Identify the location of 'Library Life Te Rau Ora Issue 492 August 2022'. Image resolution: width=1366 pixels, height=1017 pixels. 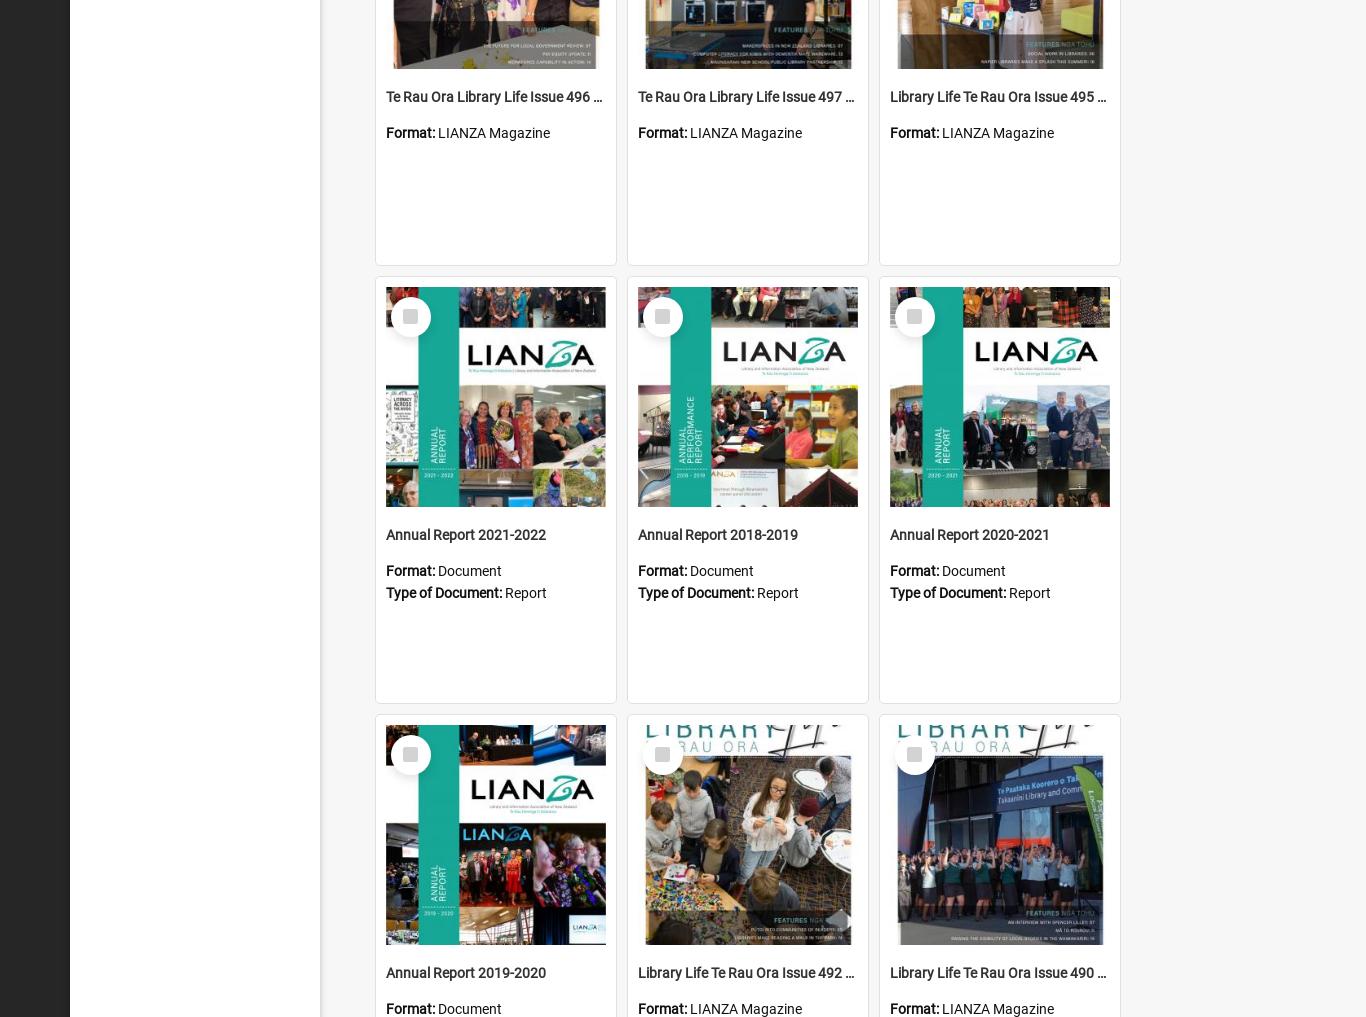
(781, 972).